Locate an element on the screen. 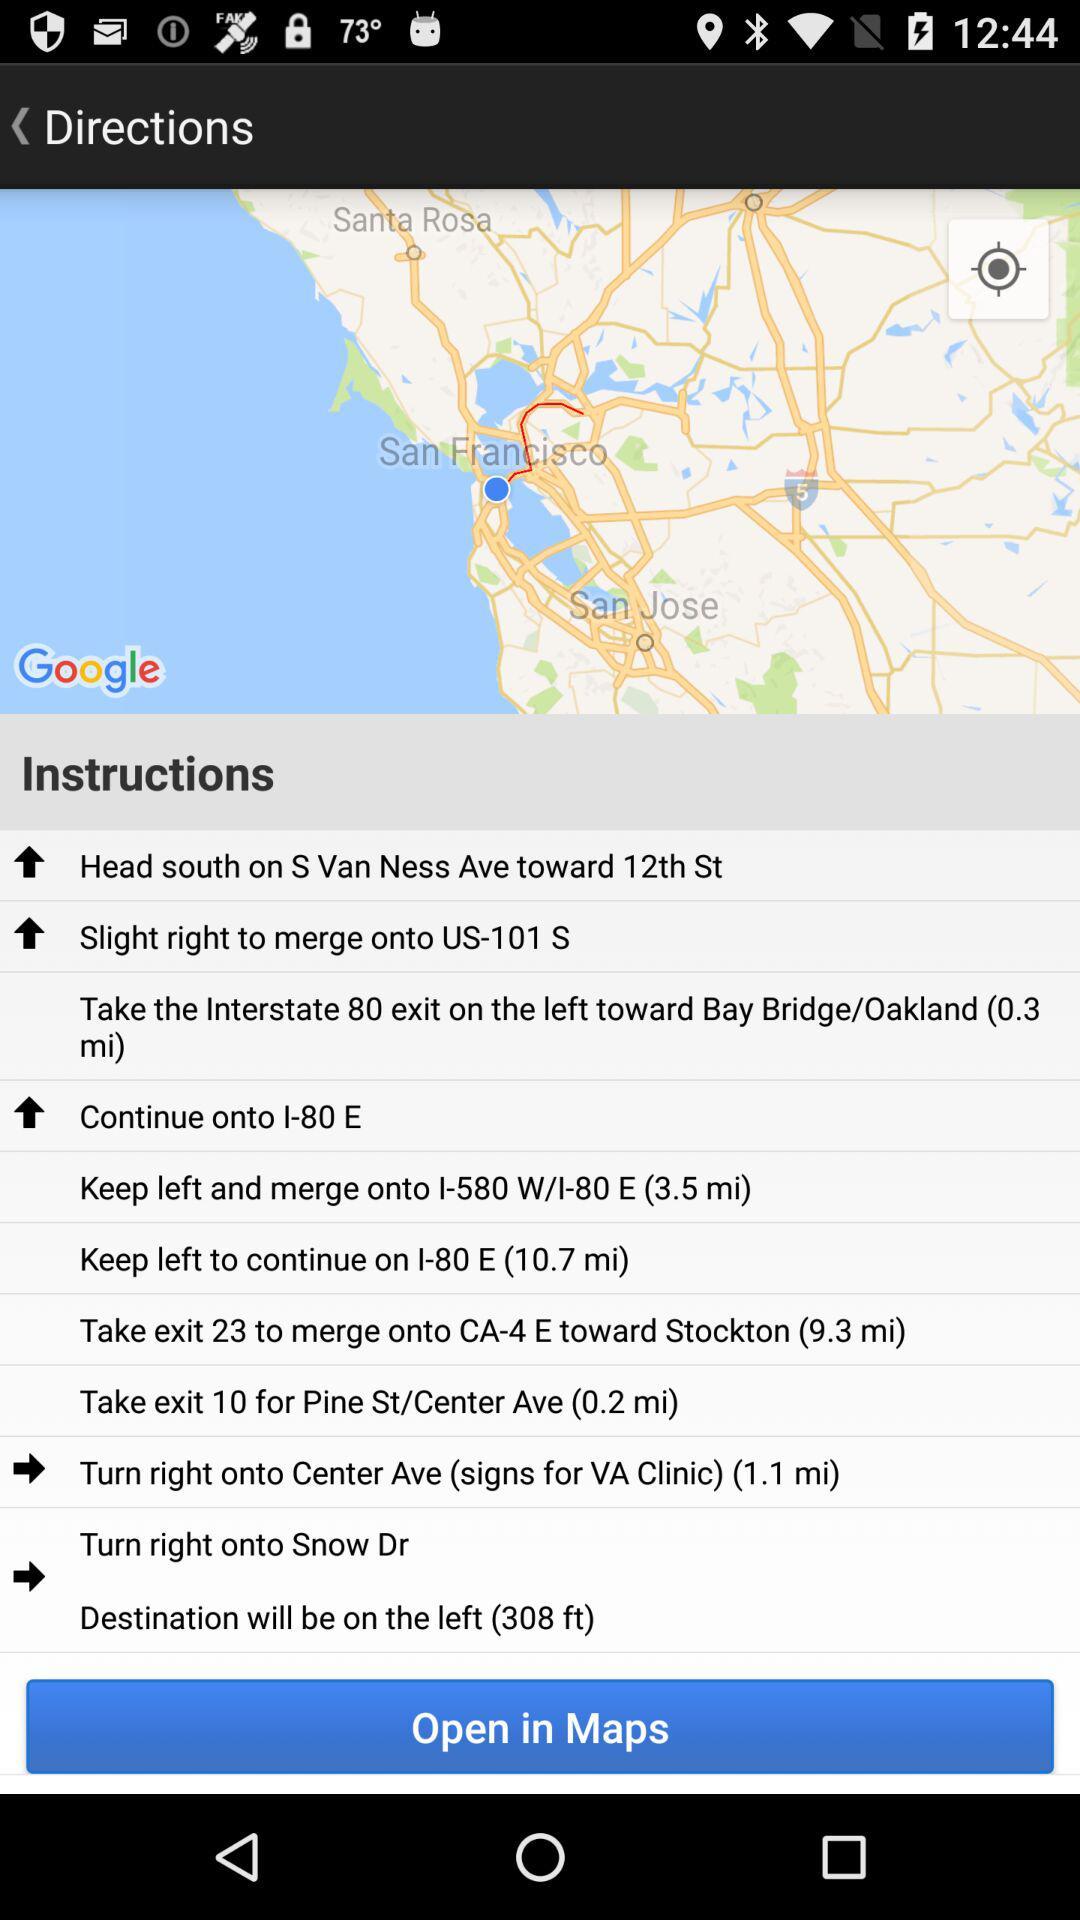 This screenshot has width=1080, height=1920. the head south on app is located at coordinates (401, 865).